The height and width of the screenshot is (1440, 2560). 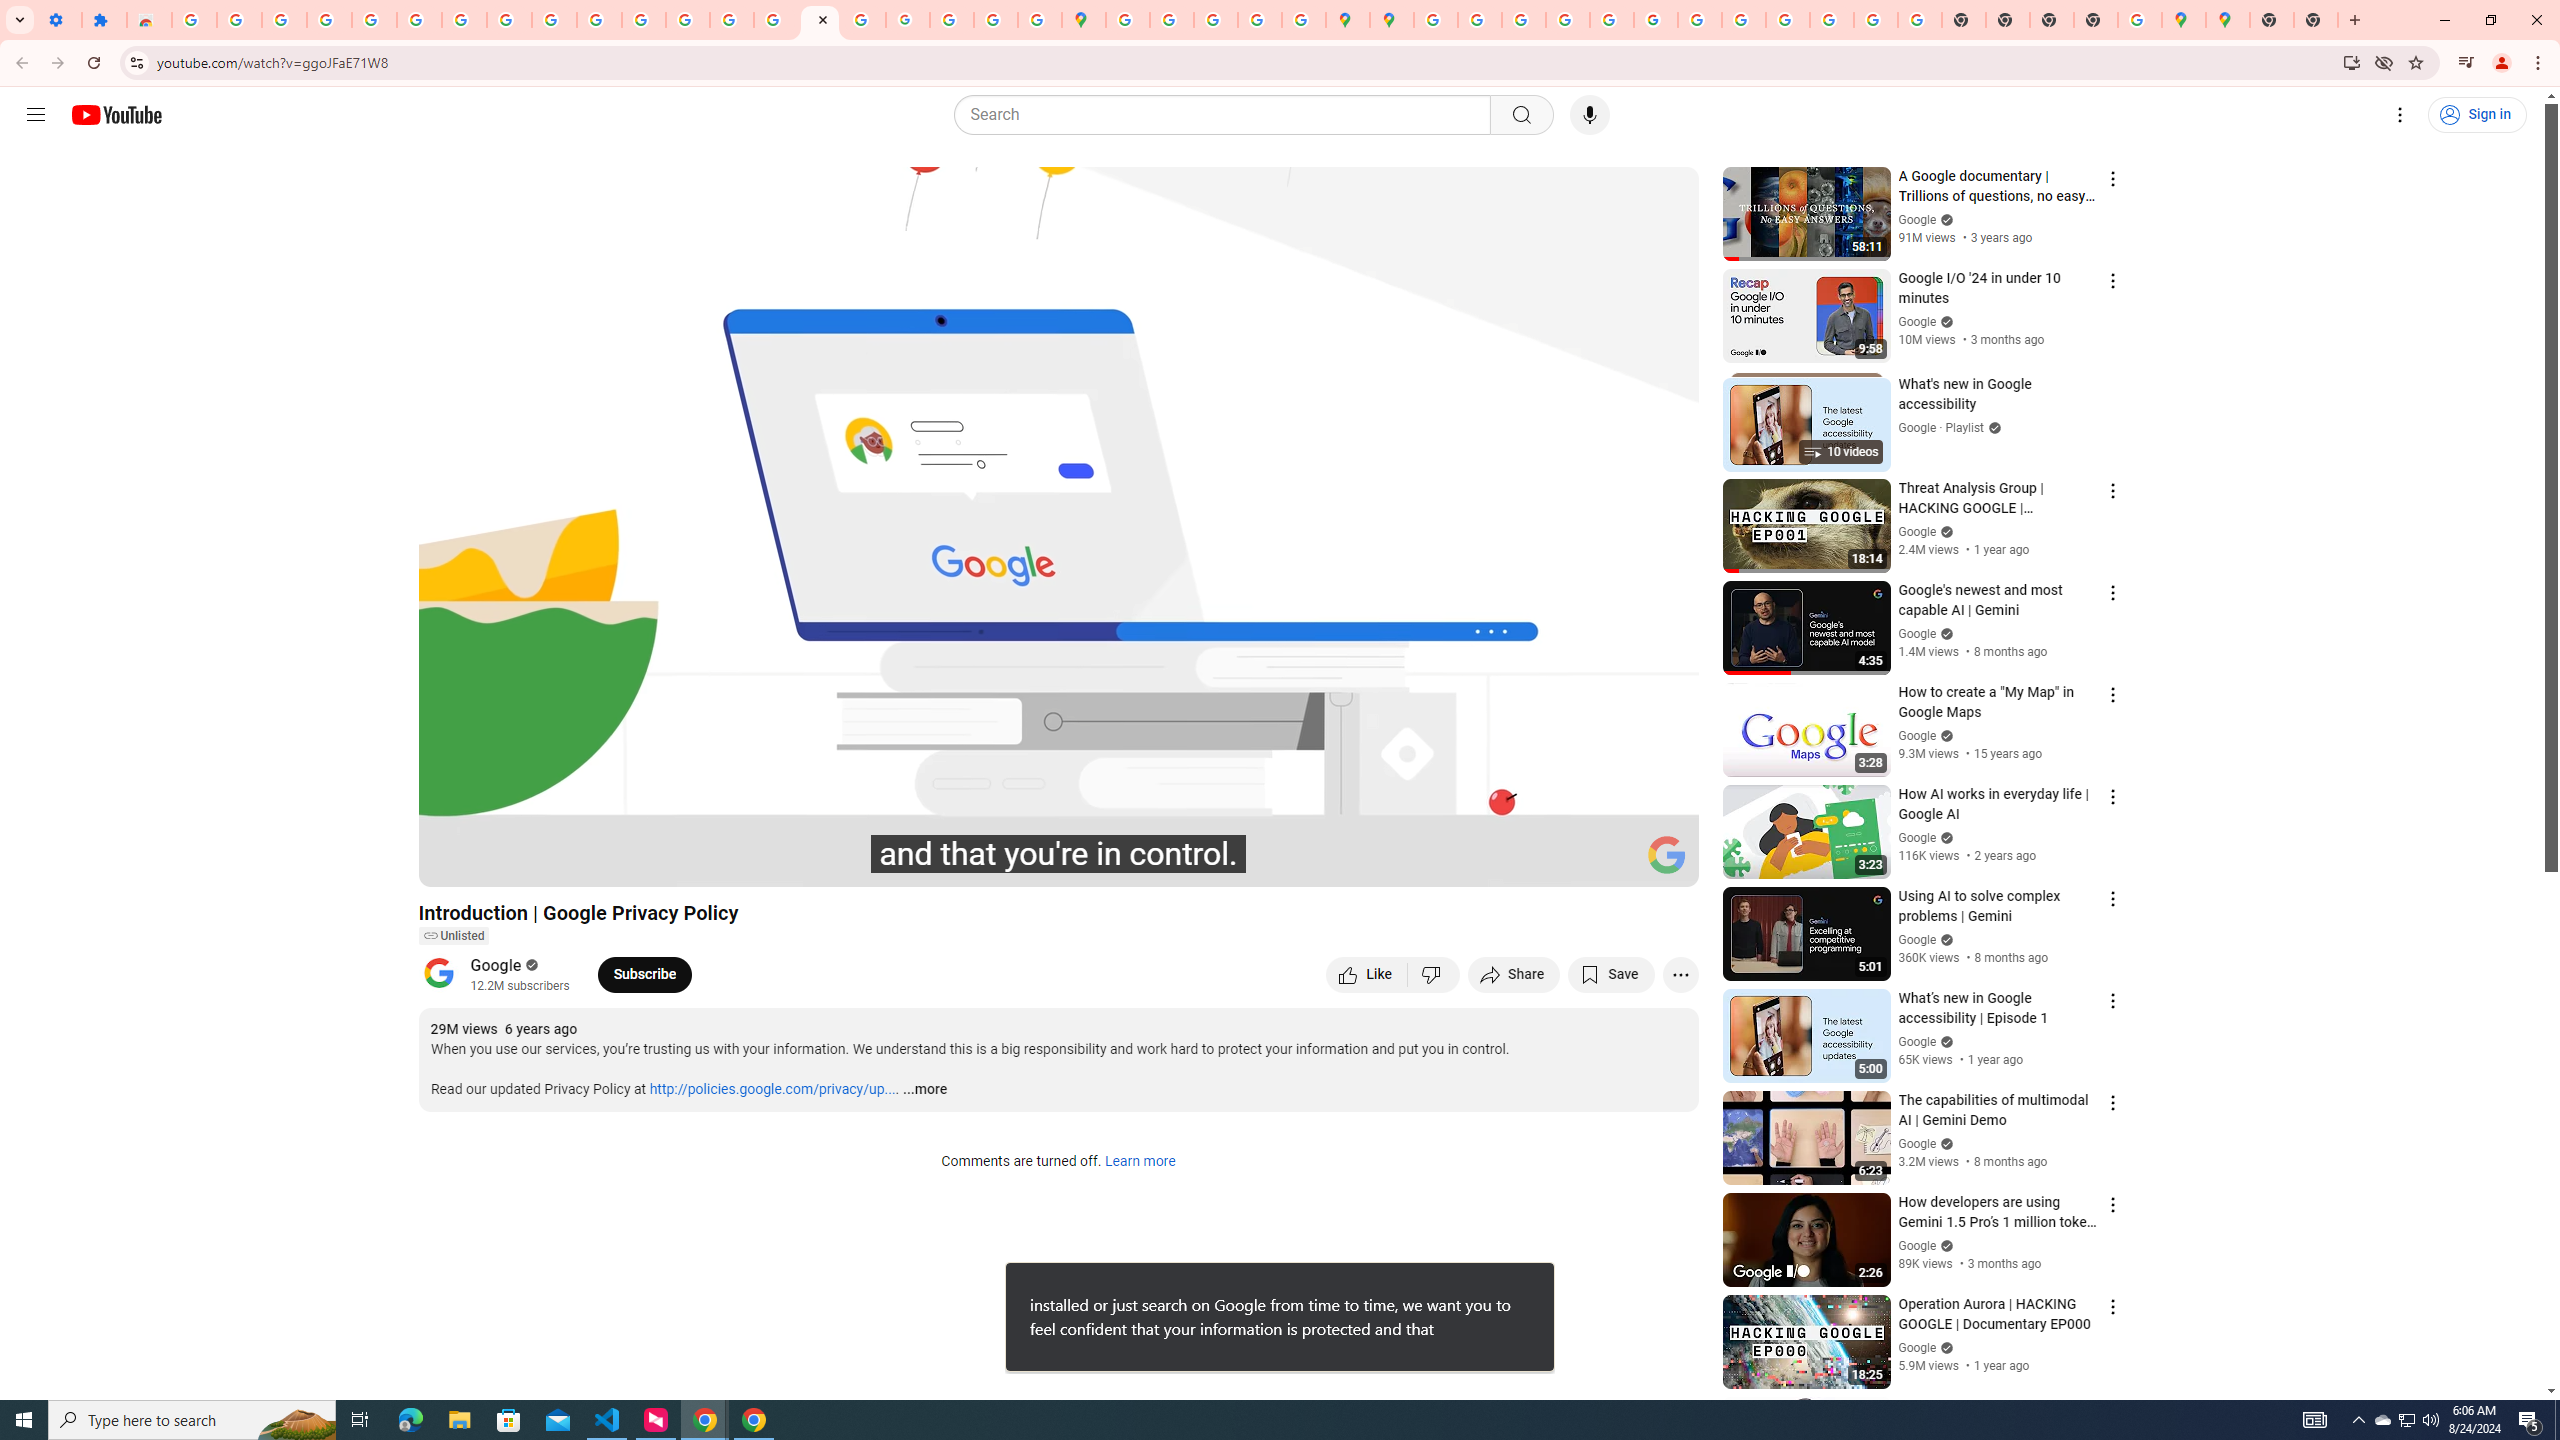 What do you see at coordinates (2111, 1409) in the screenshot?
I see `'Action menu'` at bounding box center [2111, 1409].